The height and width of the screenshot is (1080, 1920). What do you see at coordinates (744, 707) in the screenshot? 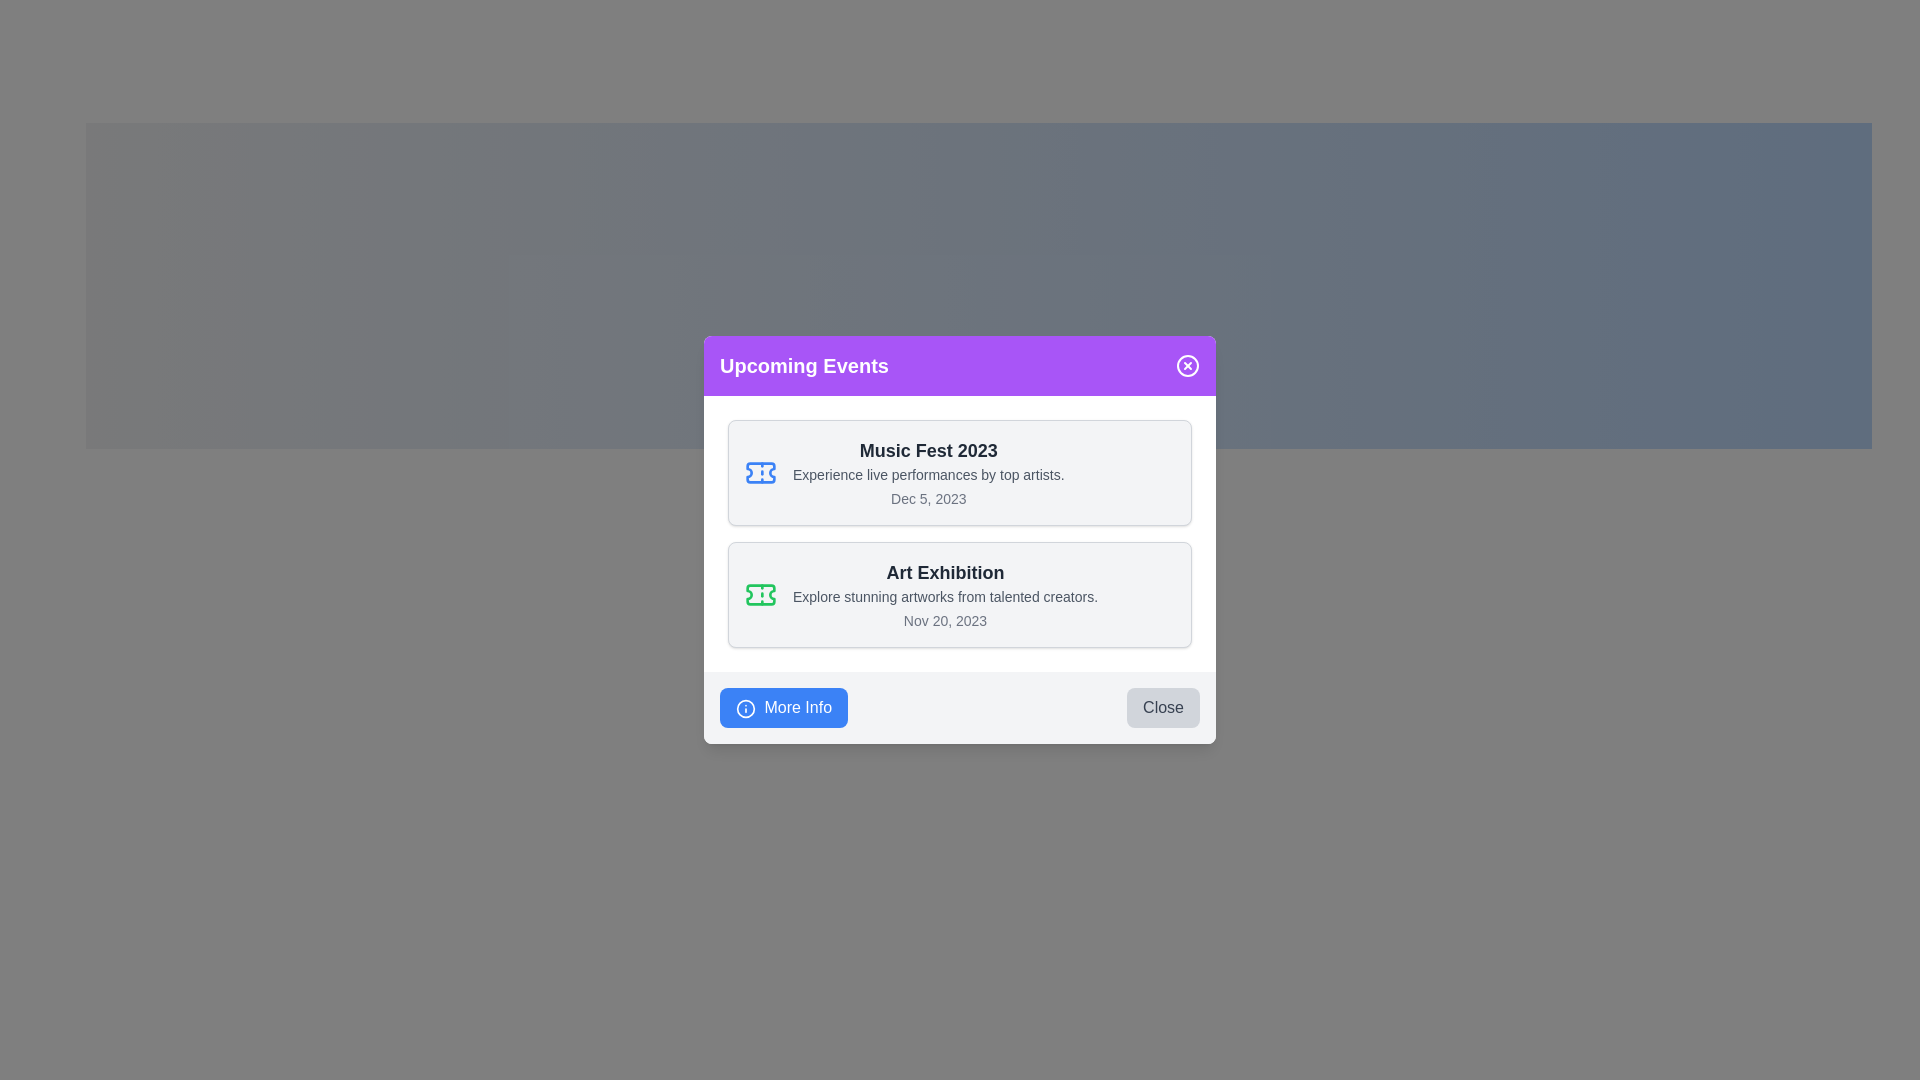
I see `the information icon SVG, which is part of the 'More Info' button located at the lower-left side of the popup interface` at bounding box center [744, 707].